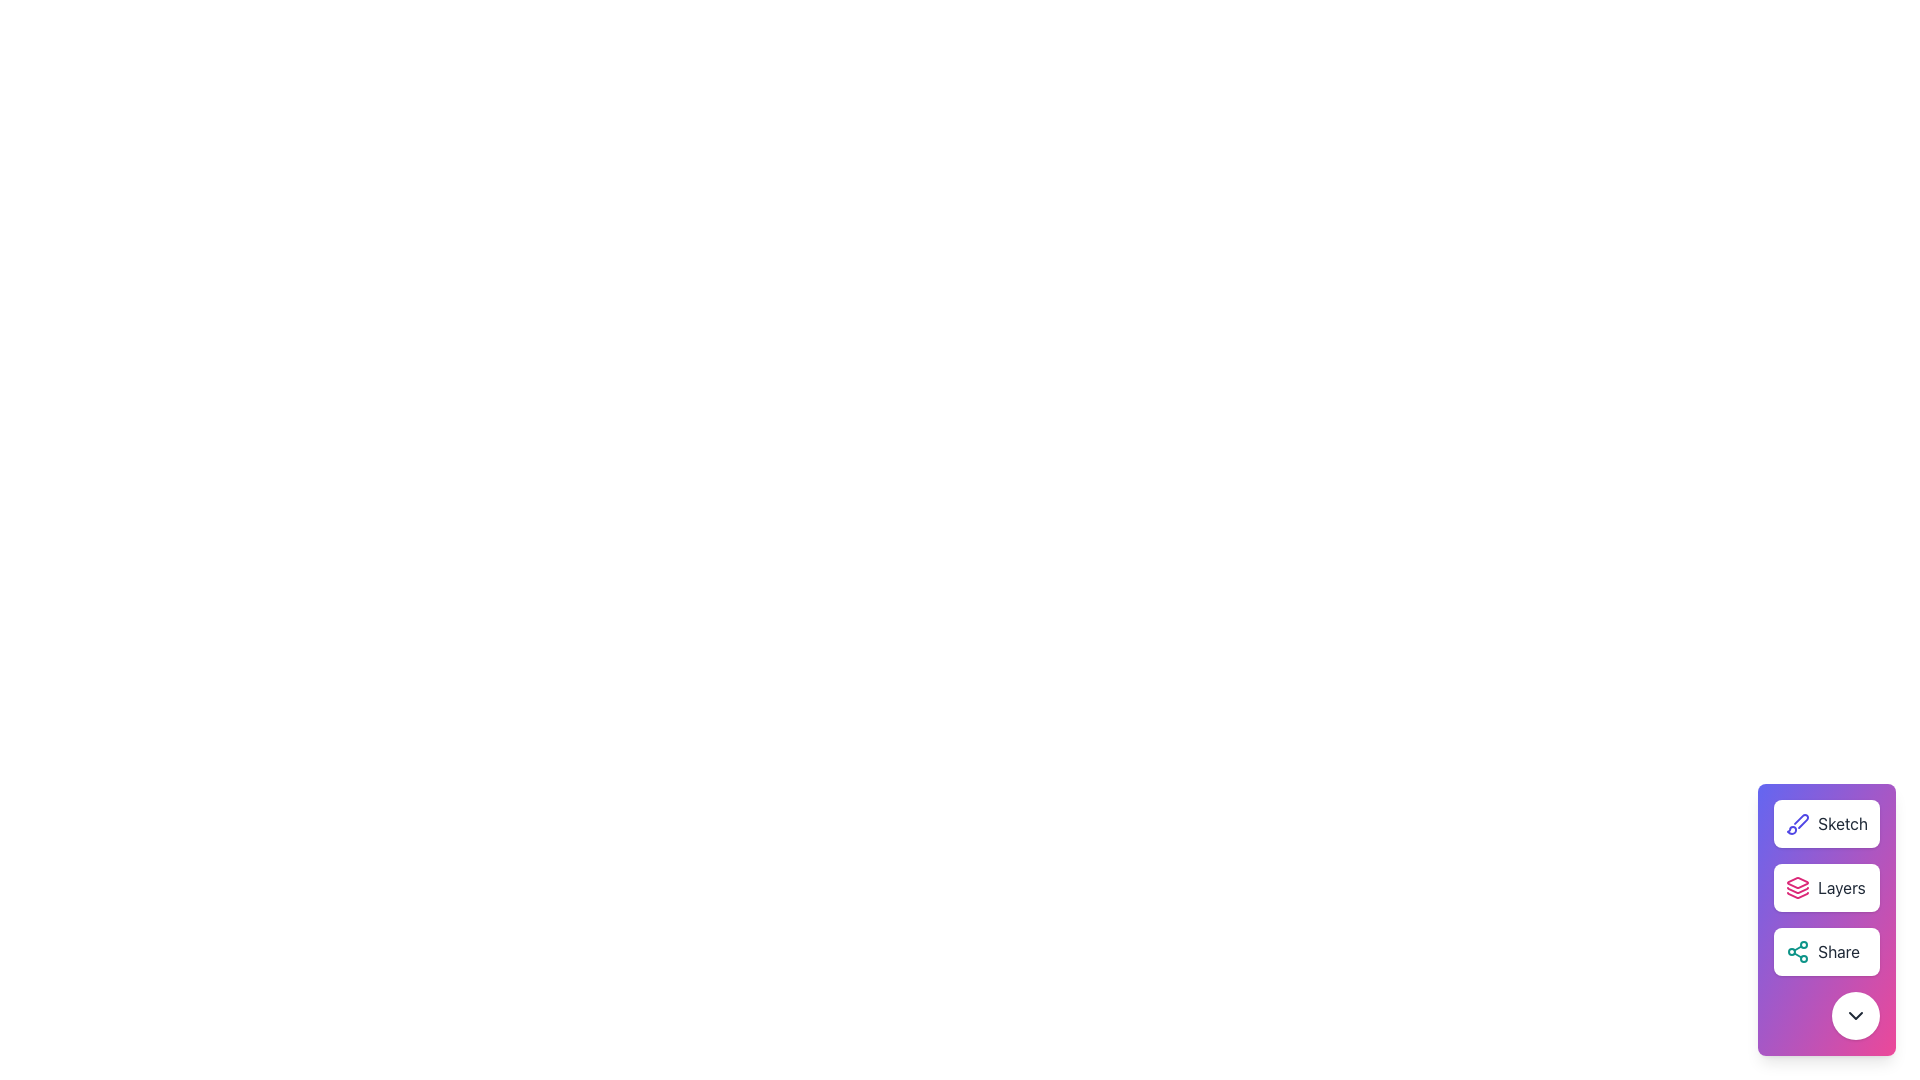 Image resolution: width=1920 pixels, height=1080 pixels. I want to click on the 'Layers' button, which is the second button in a vertical list of three buttons, so click(1827, 886).